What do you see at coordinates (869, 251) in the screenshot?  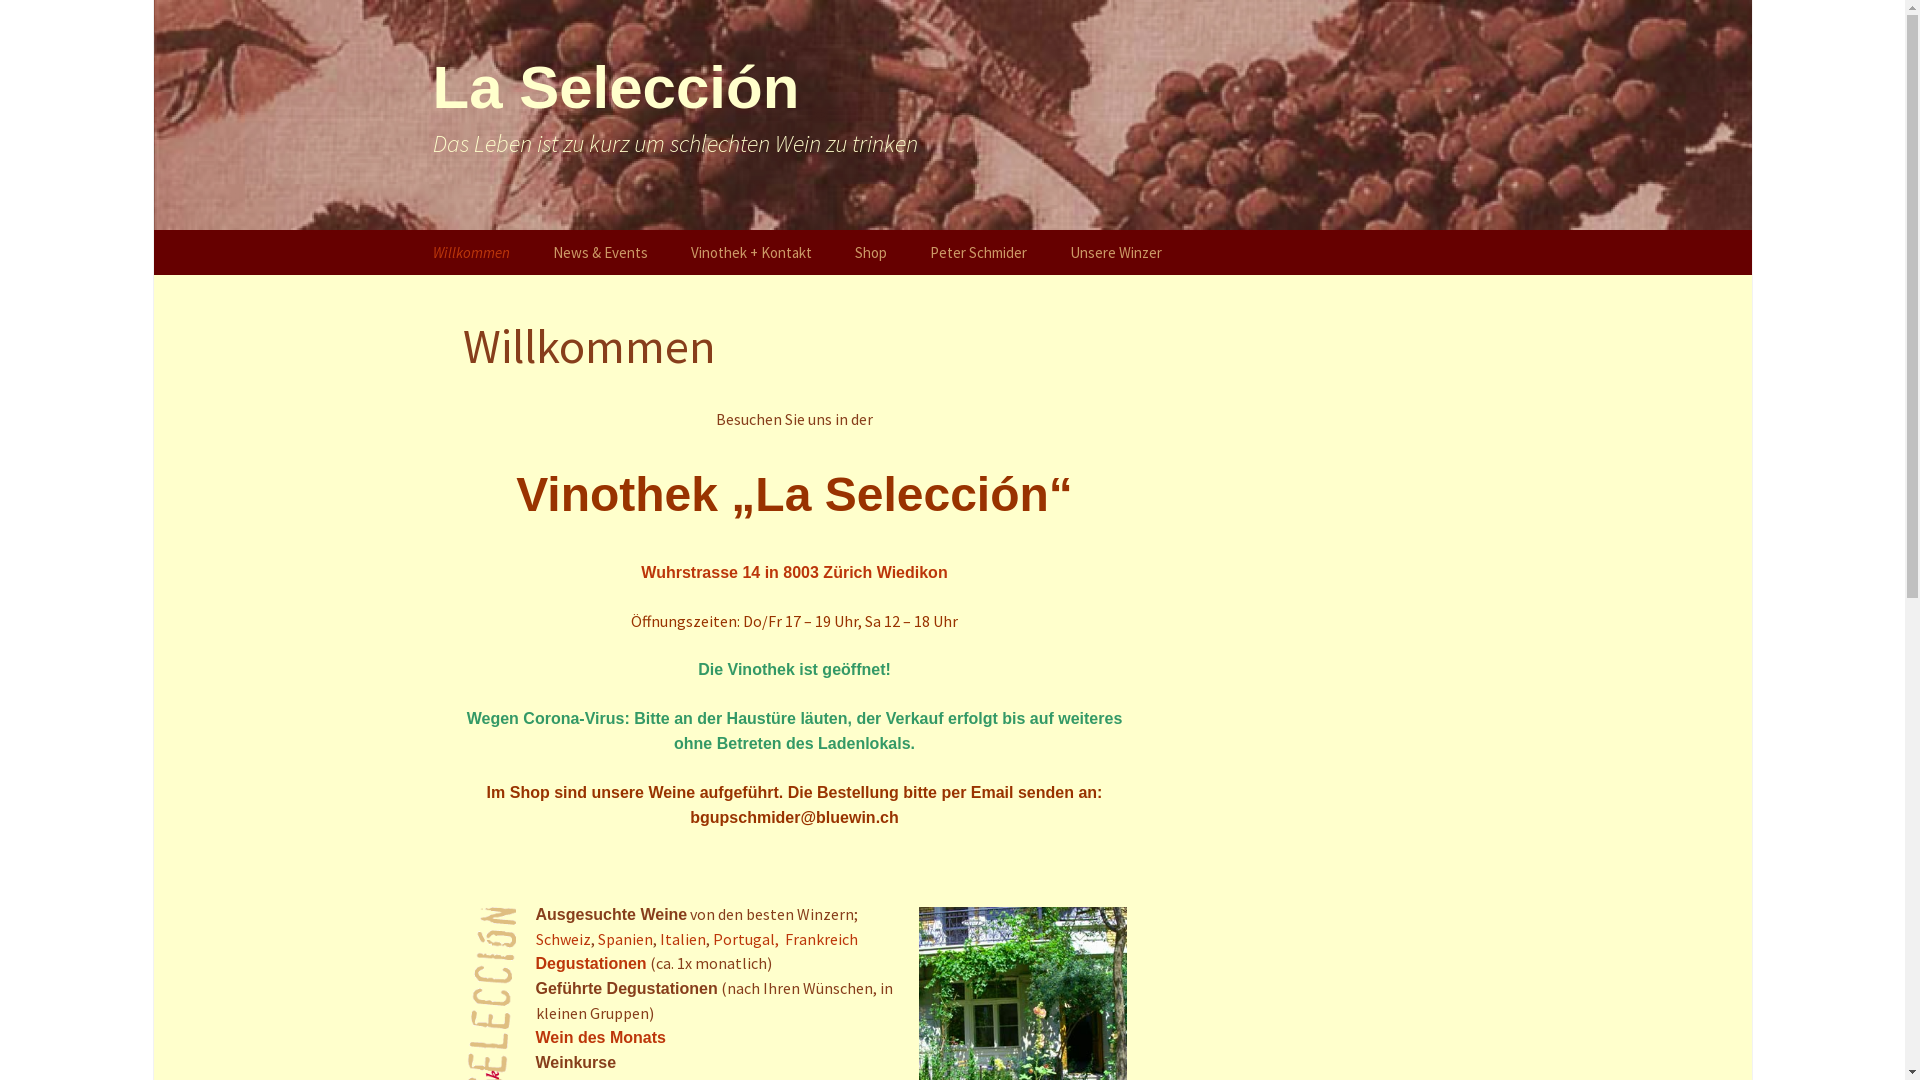 I see `'Shop'` at bounding box center [869, 251].